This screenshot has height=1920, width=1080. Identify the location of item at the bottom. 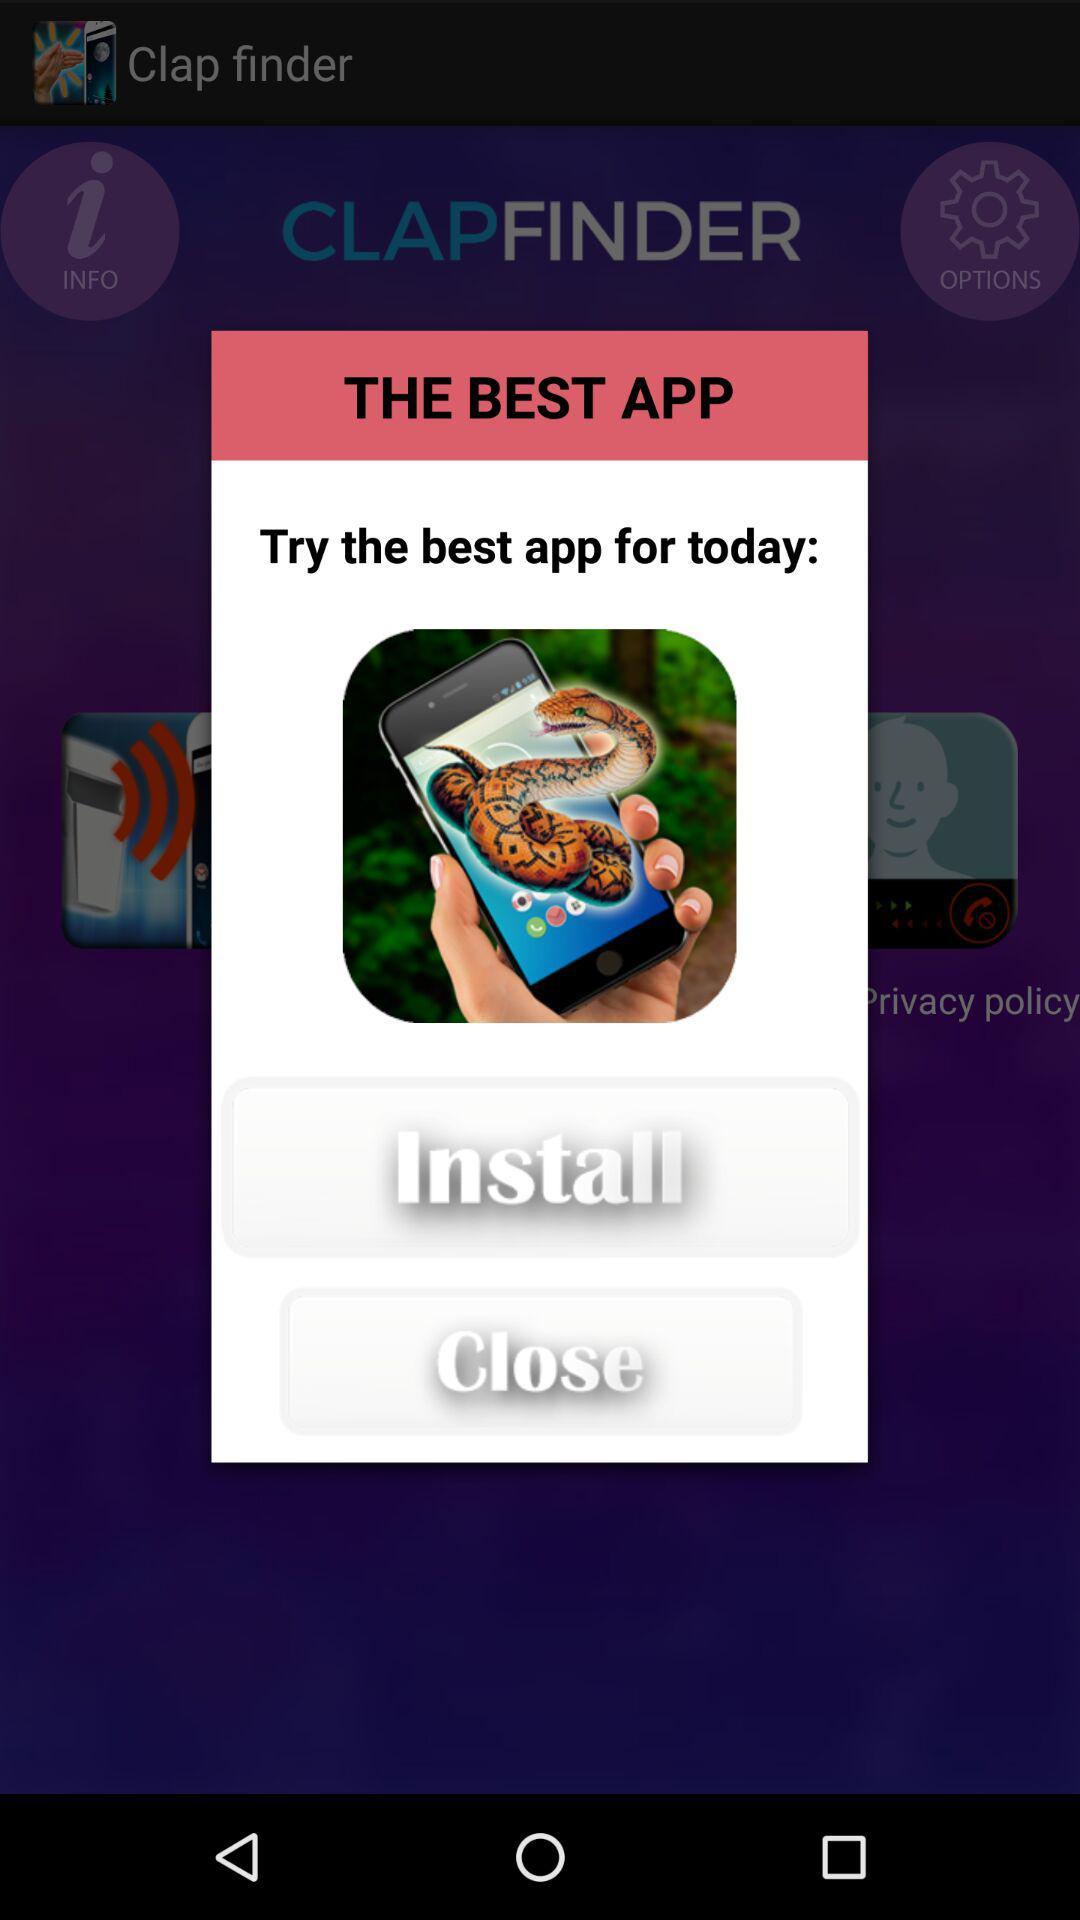
(538, 1360).